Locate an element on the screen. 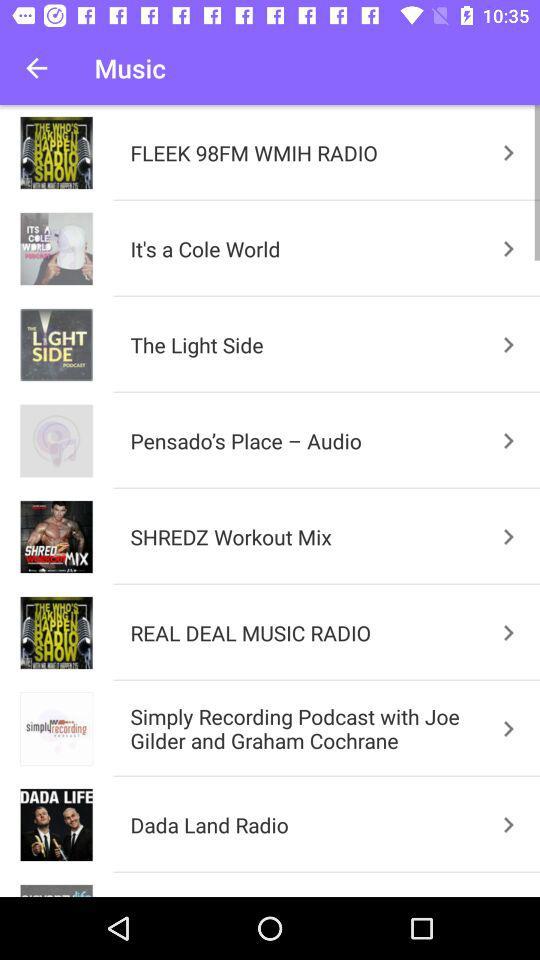 The height and width of the screenshot is (960, 540). the image of pensados placeaudio is located at coordinates (56, 441).